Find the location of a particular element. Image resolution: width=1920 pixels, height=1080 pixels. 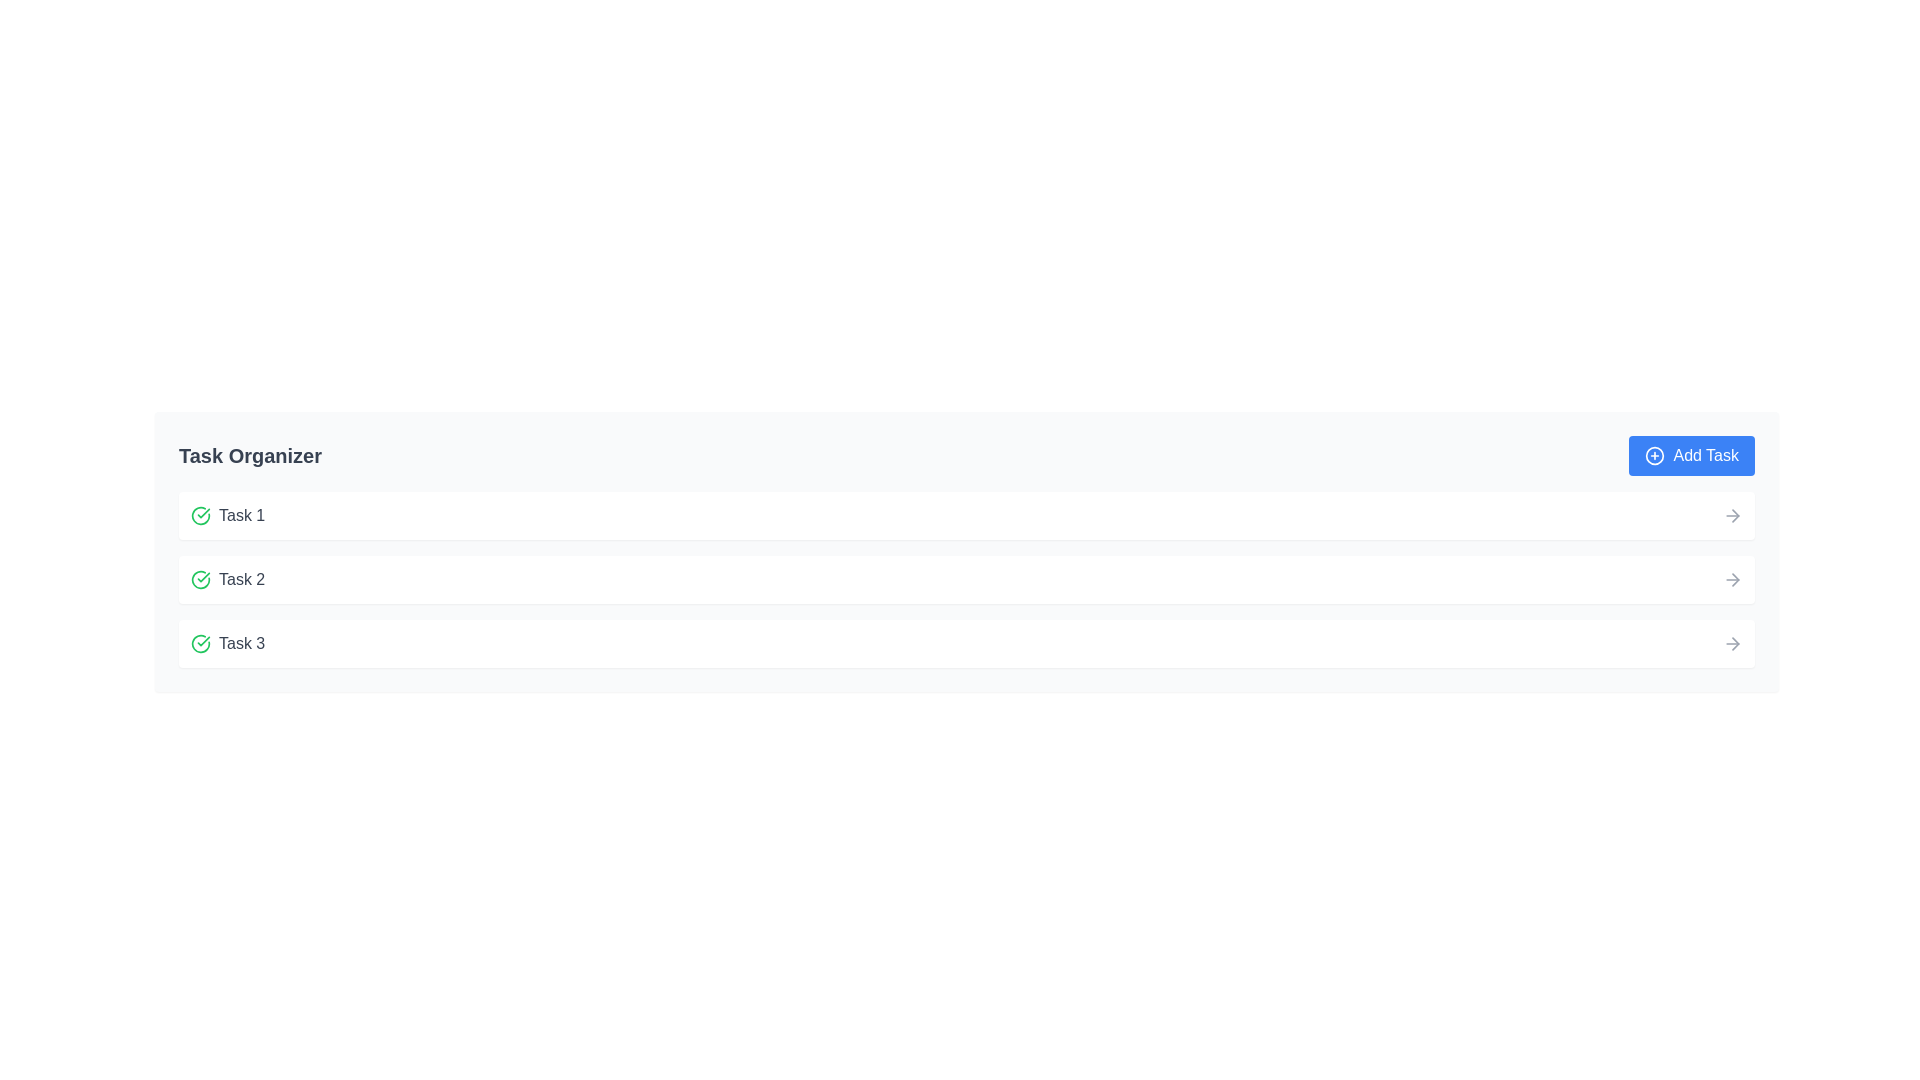

the 'Task 2' label which is a textual item with a green checked circle icon, positioned between 'Task 1' and 'Task 3' in a vertical list of tasks is located at coordinates (228, 579).